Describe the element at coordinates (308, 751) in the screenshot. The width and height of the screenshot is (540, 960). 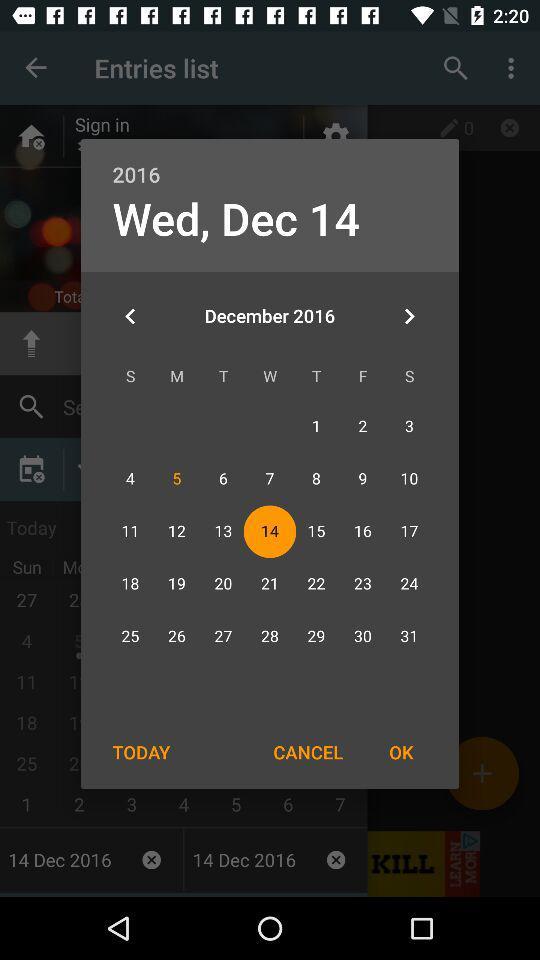
I see `cancel` at that location.